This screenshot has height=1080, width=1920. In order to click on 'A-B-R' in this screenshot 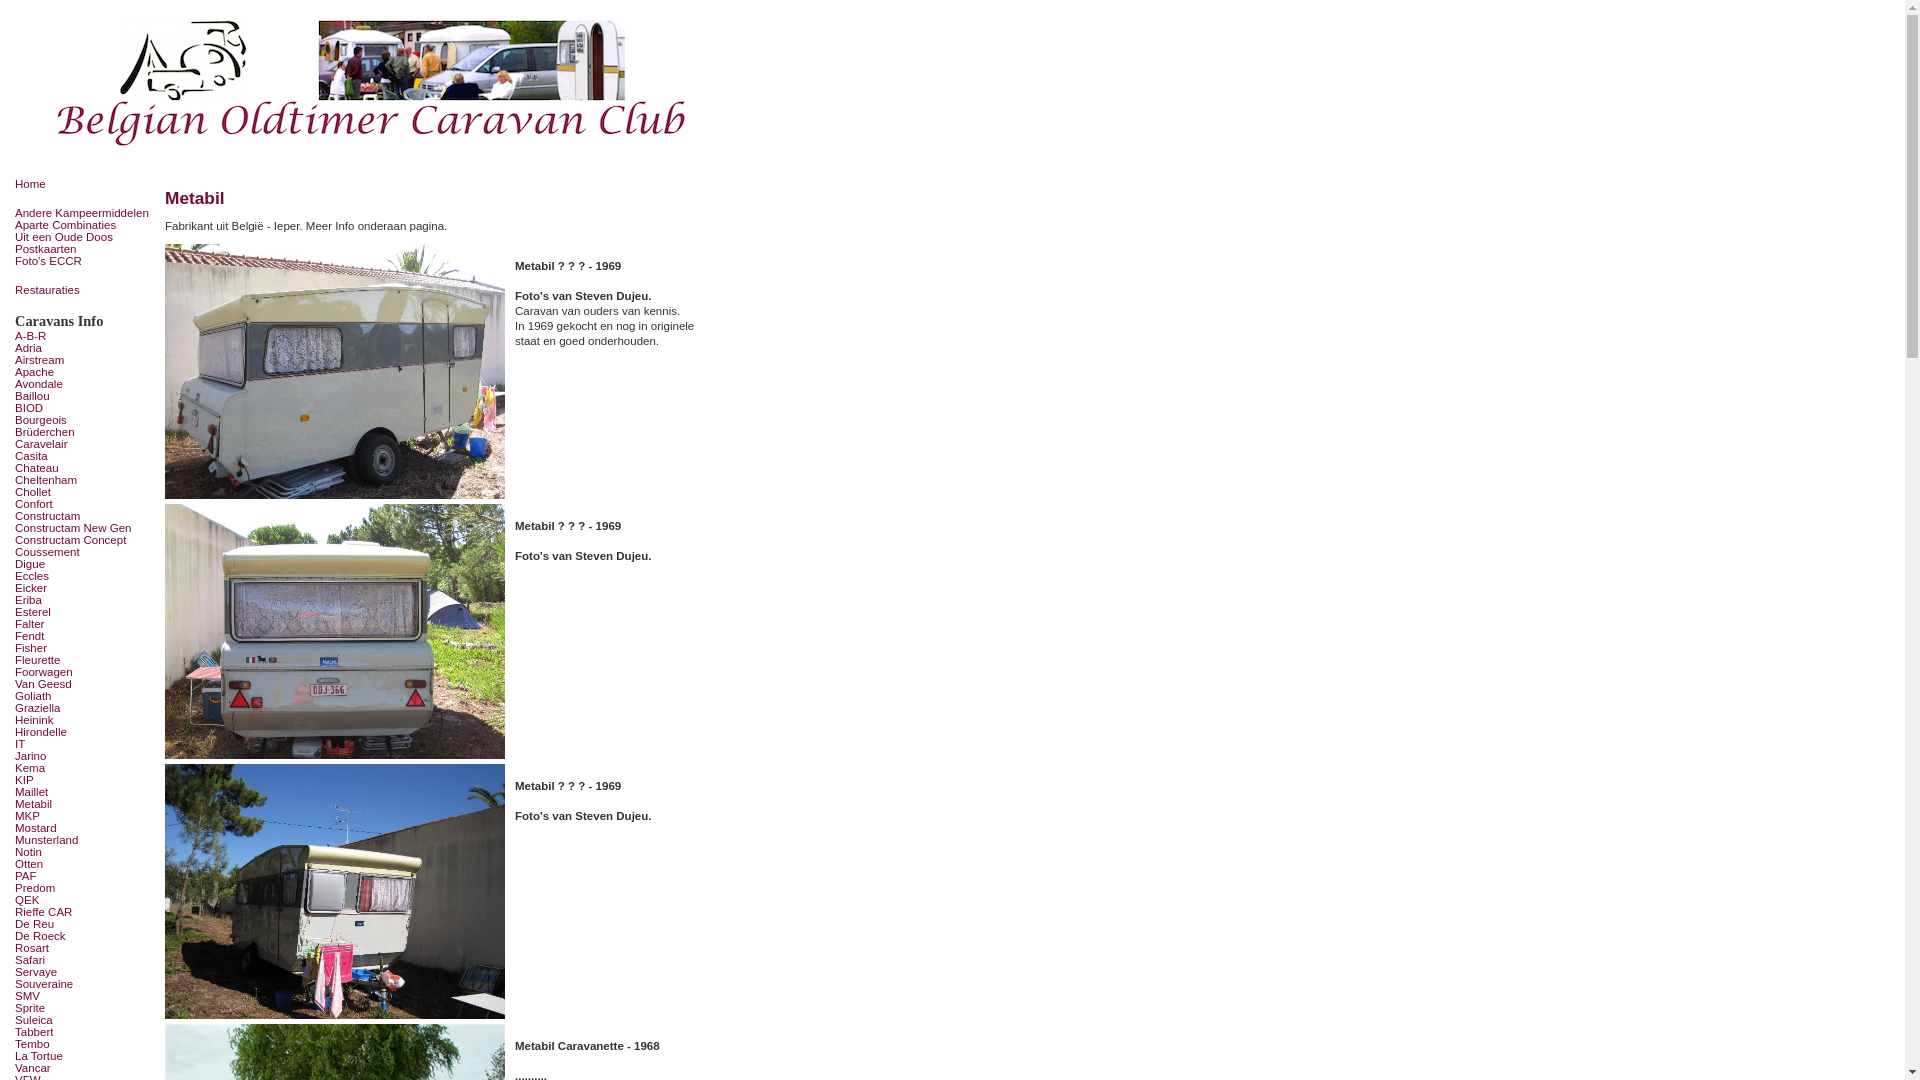, I will do `click(84, 334)`.